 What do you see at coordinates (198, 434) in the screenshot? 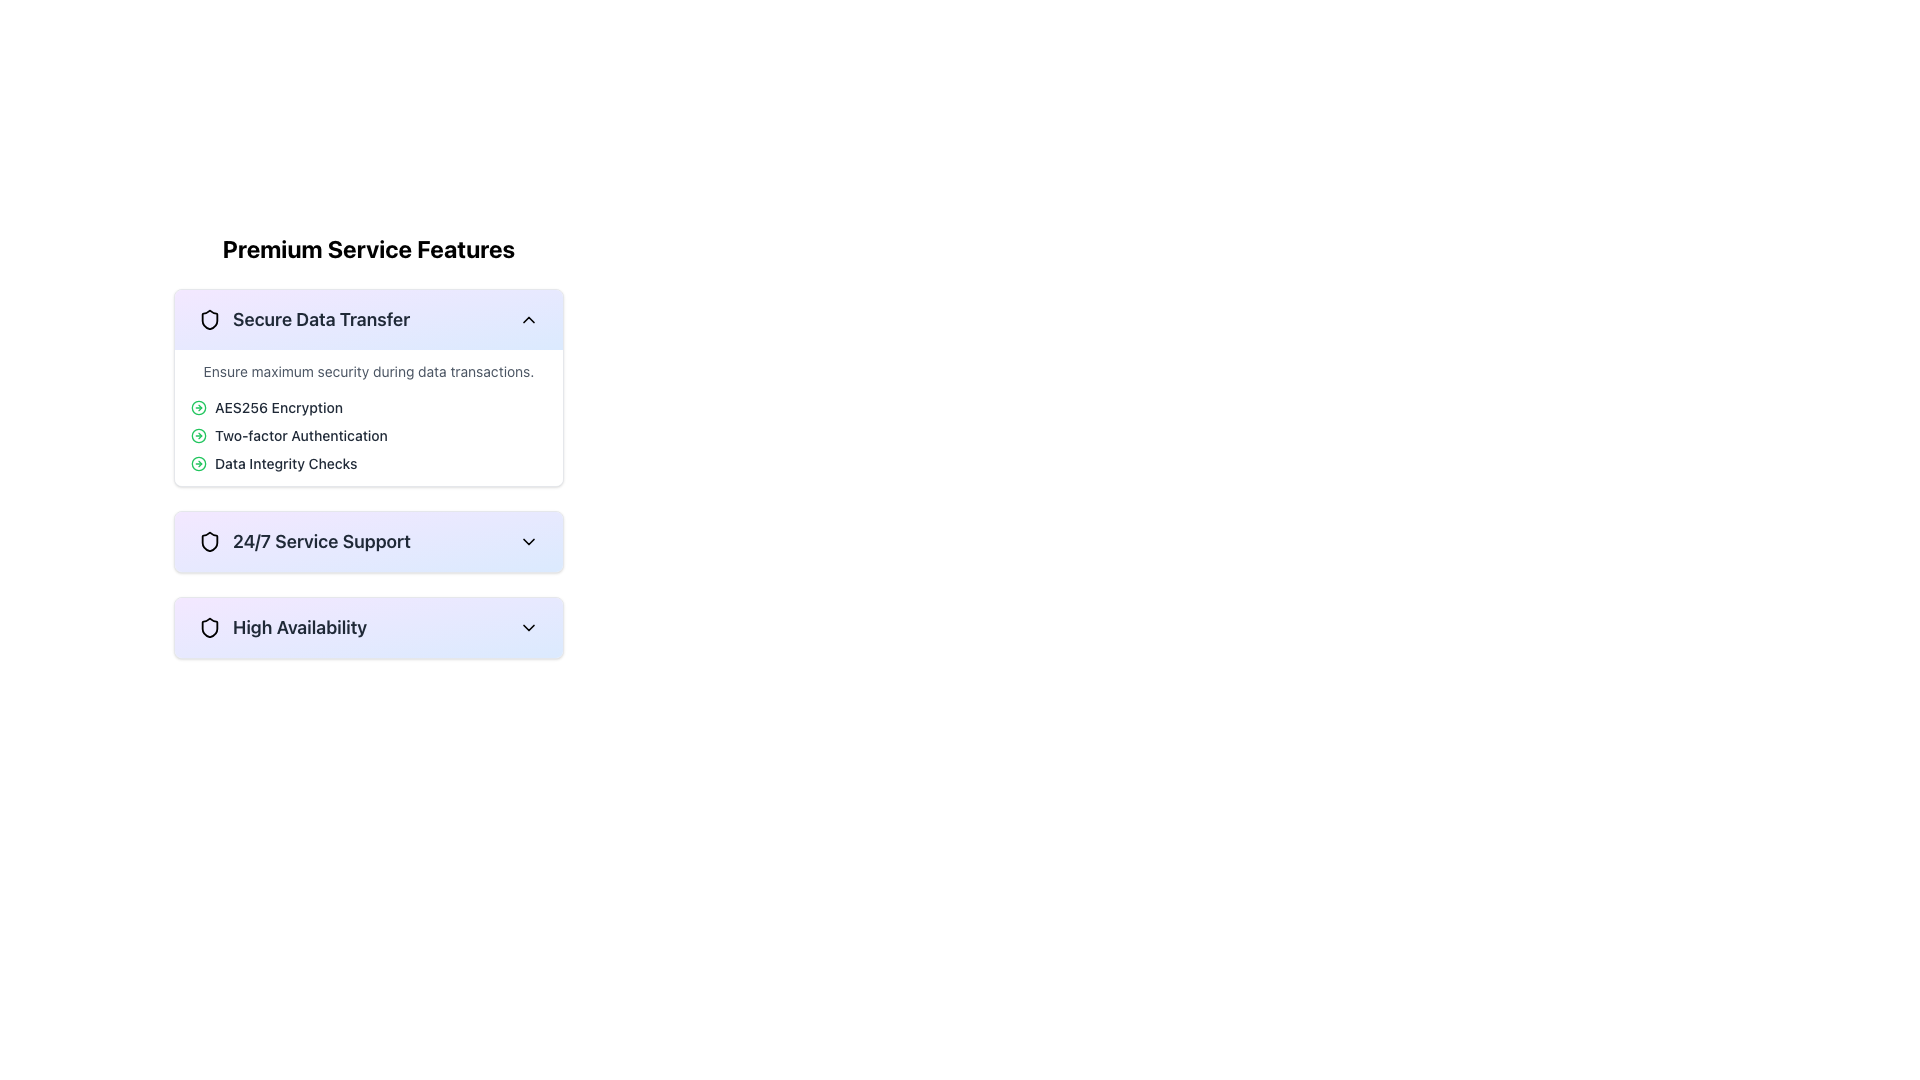
I see `the green circular icon with a right-pointing arrow, located to the left of the 'Two-factor Authentication' text under the 'Secure Data Transfer' section` at bounding box center [198, 434].